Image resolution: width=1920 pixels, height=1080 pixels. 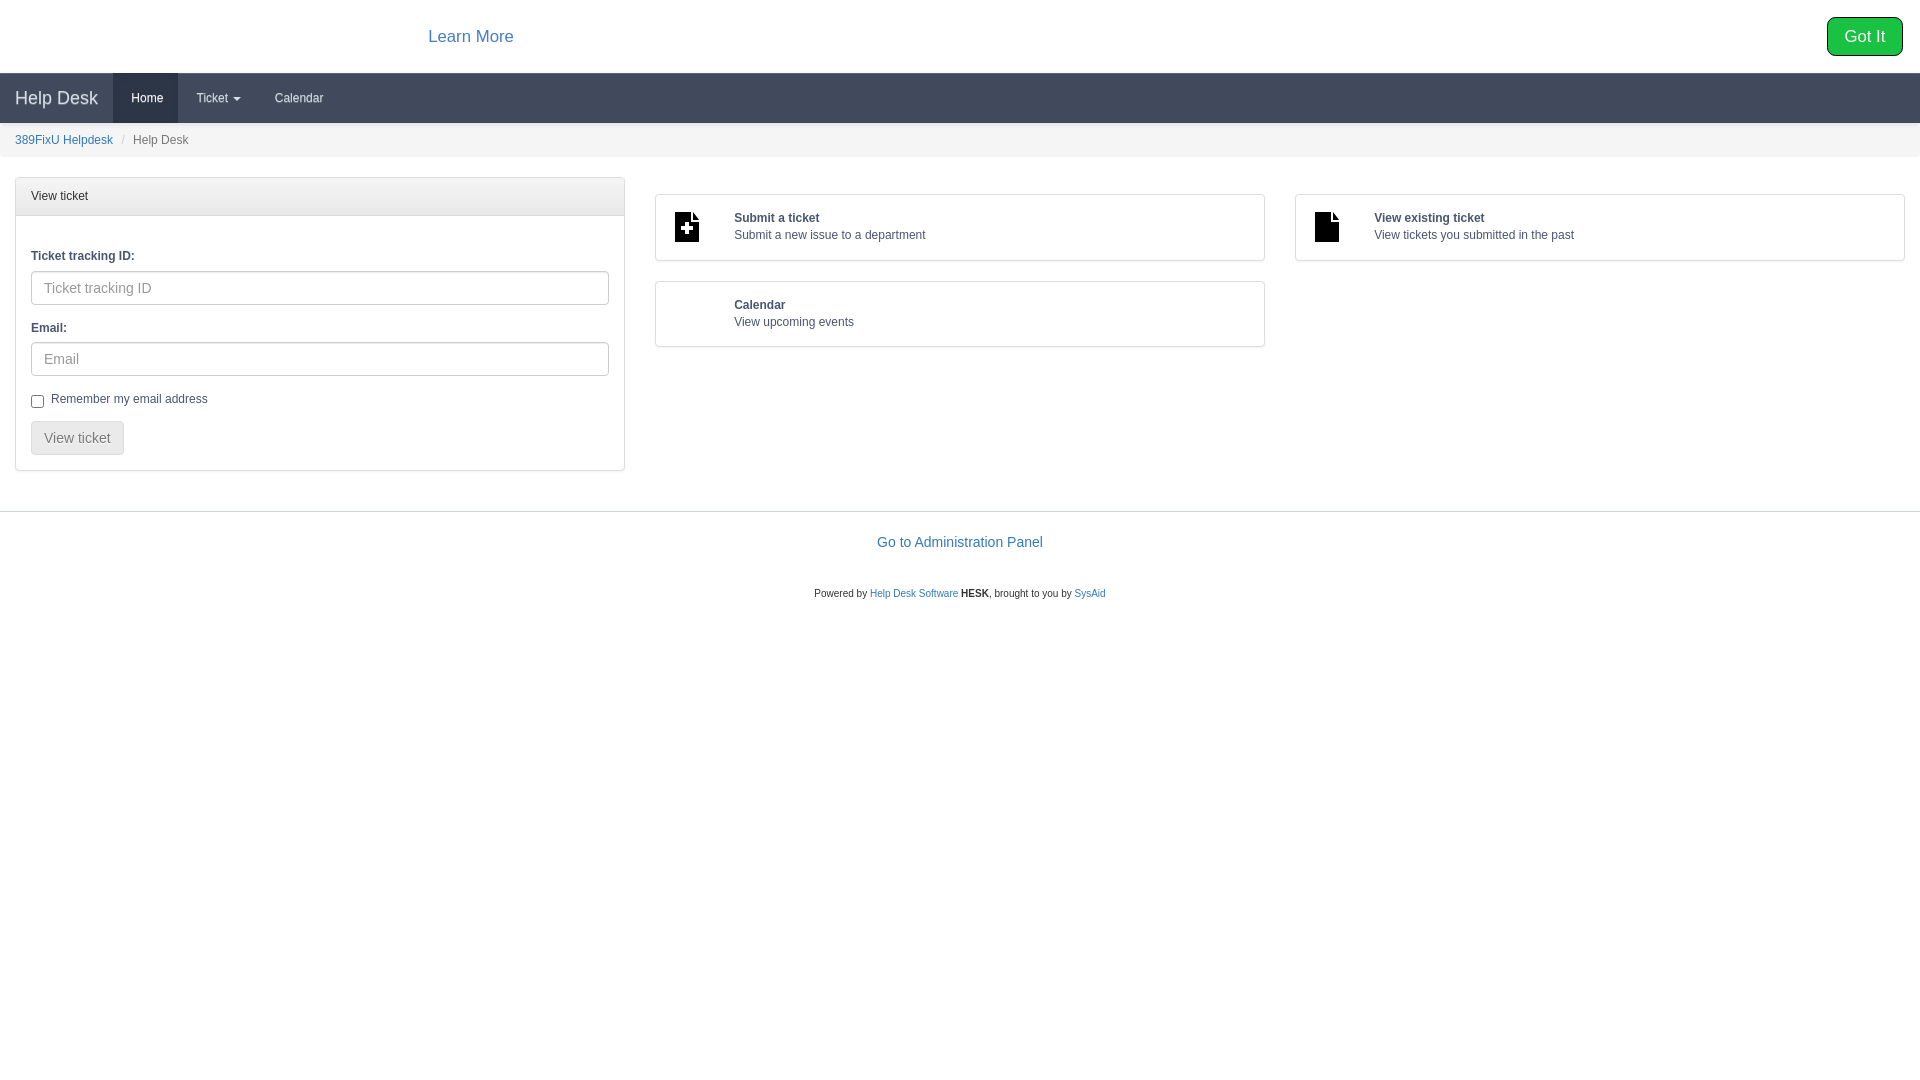 What do you see at coordinates (960, 313) in the screenshot?
I see `'Calendar` at bounding box center [960, 313].